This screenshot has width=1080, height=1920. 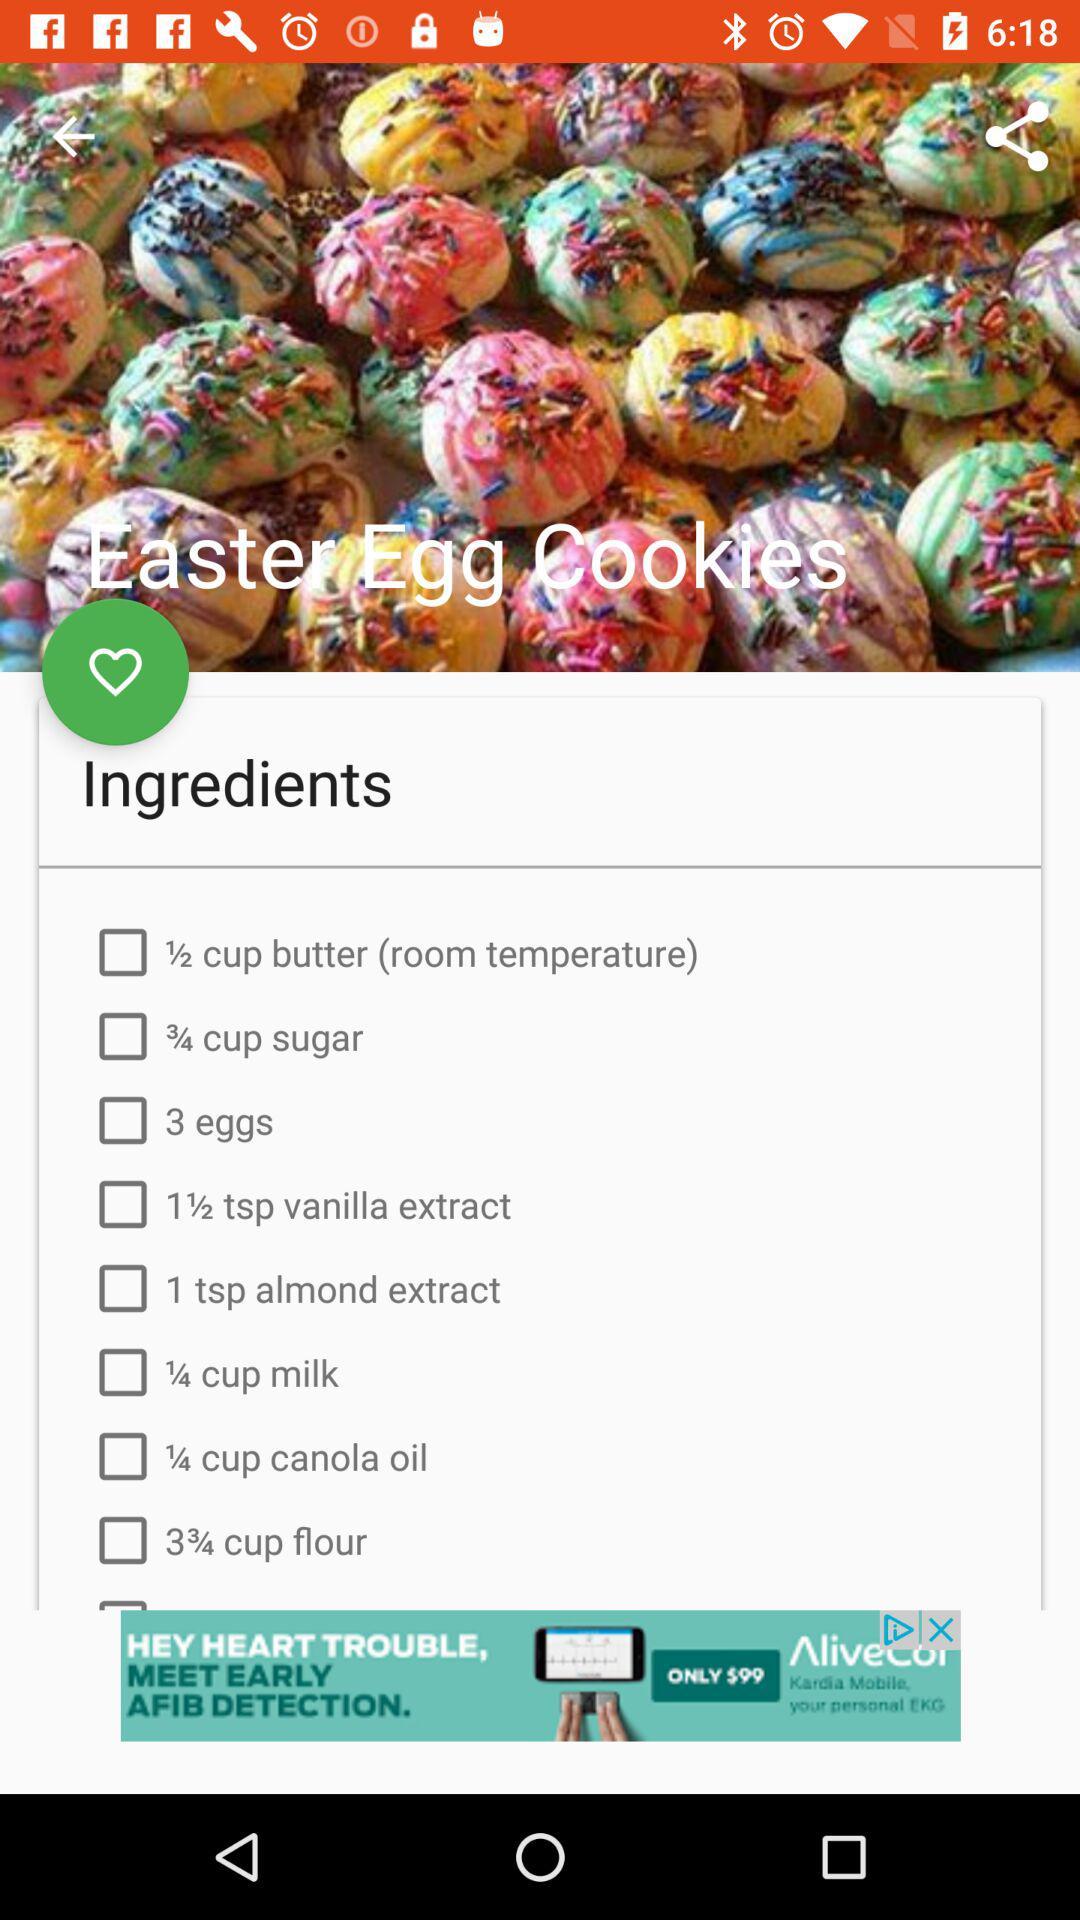 I want to click on favorite, so click(x=115, y=672).